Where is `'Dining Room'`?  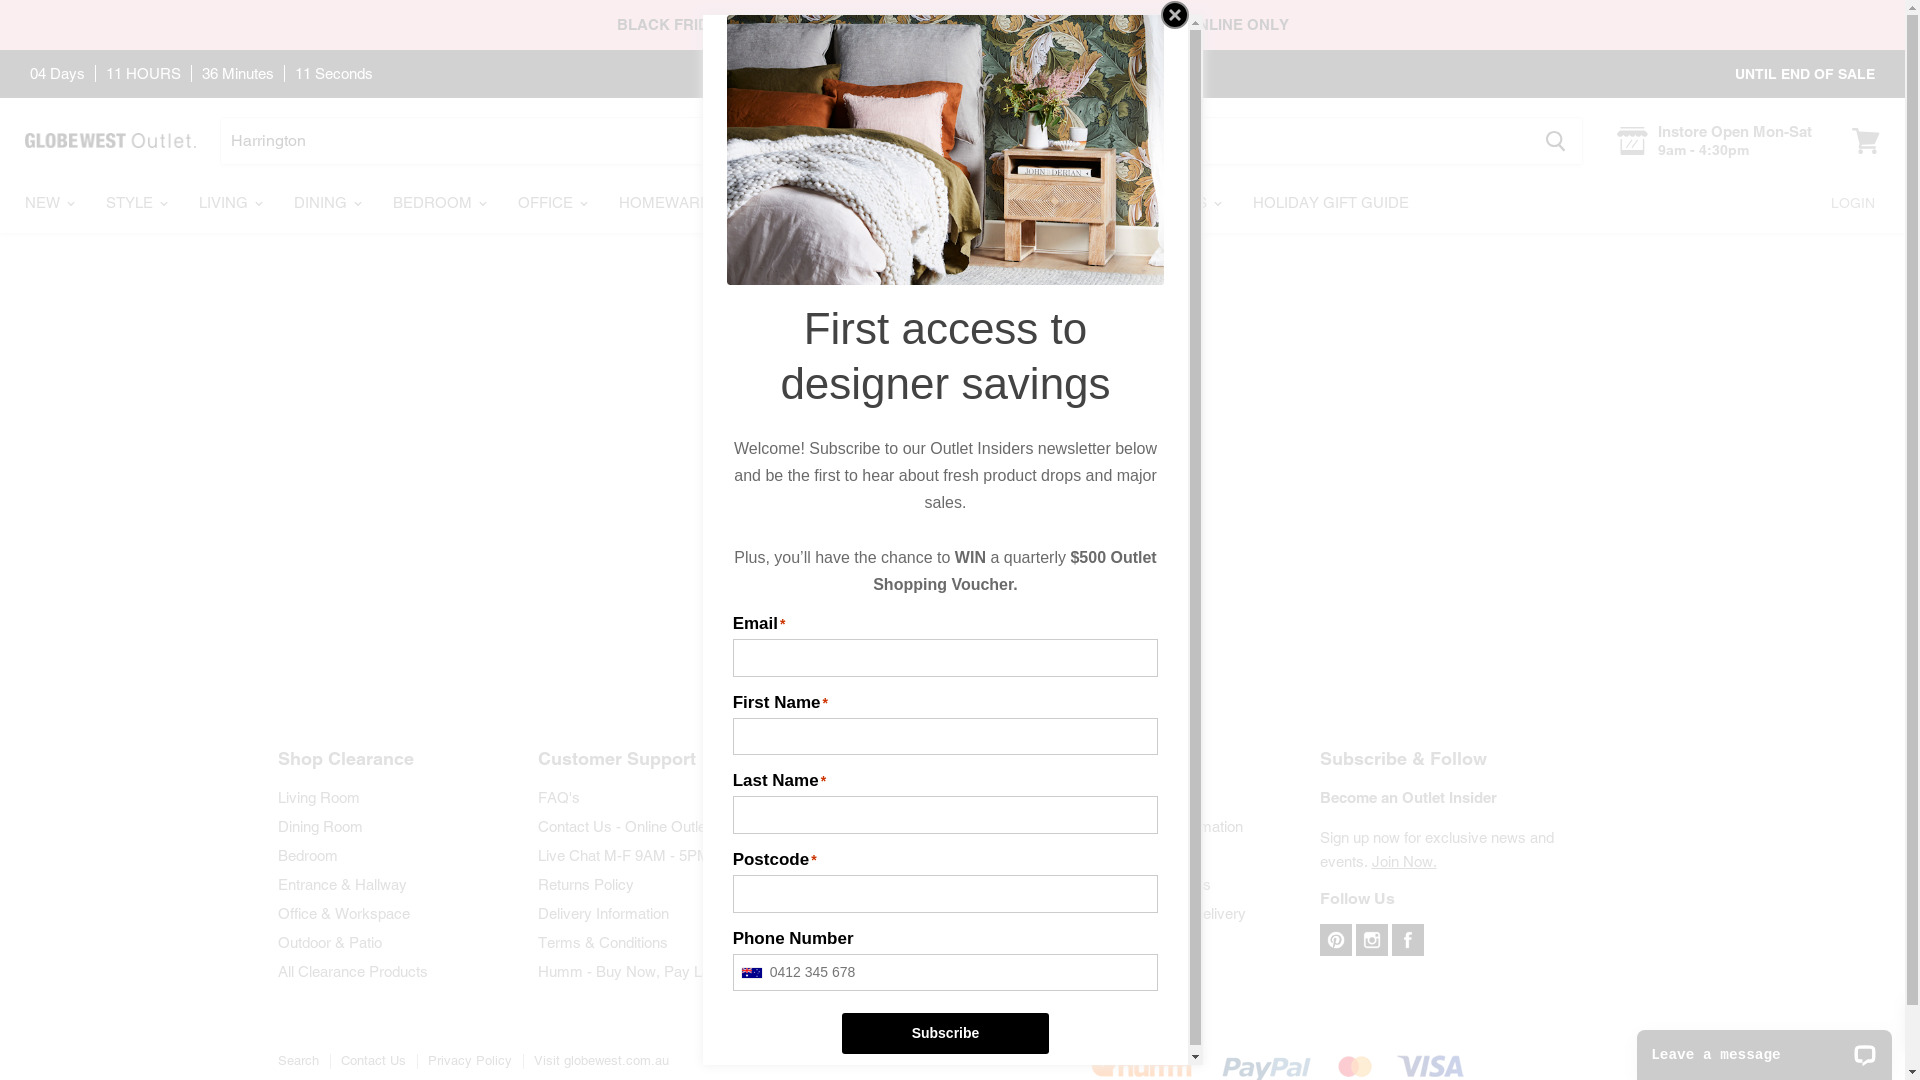
'Dining Room' is located at coordinates (320, 826).